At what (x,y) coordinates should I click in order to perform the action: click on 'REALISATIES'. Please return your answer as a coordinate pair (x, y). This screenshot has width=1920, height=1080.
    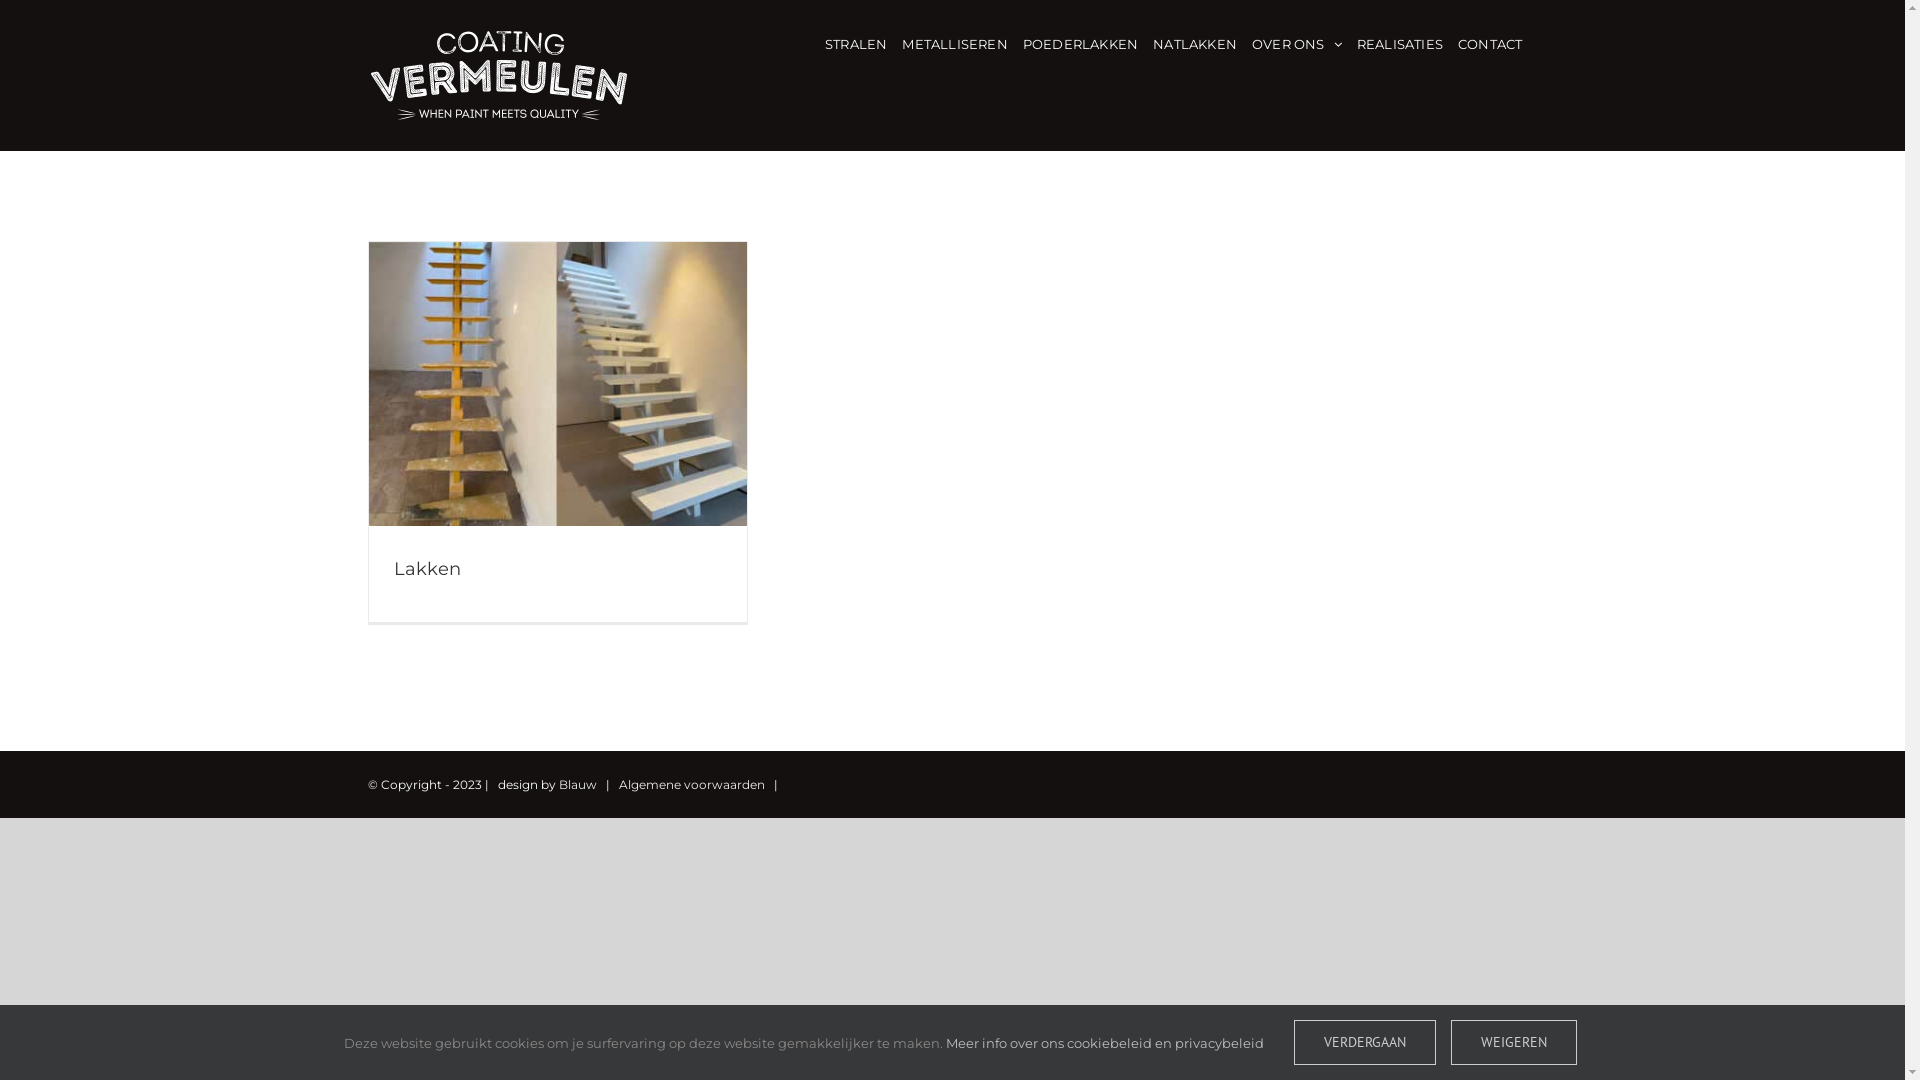
    Looking at the image, I should click on (1357, 42).